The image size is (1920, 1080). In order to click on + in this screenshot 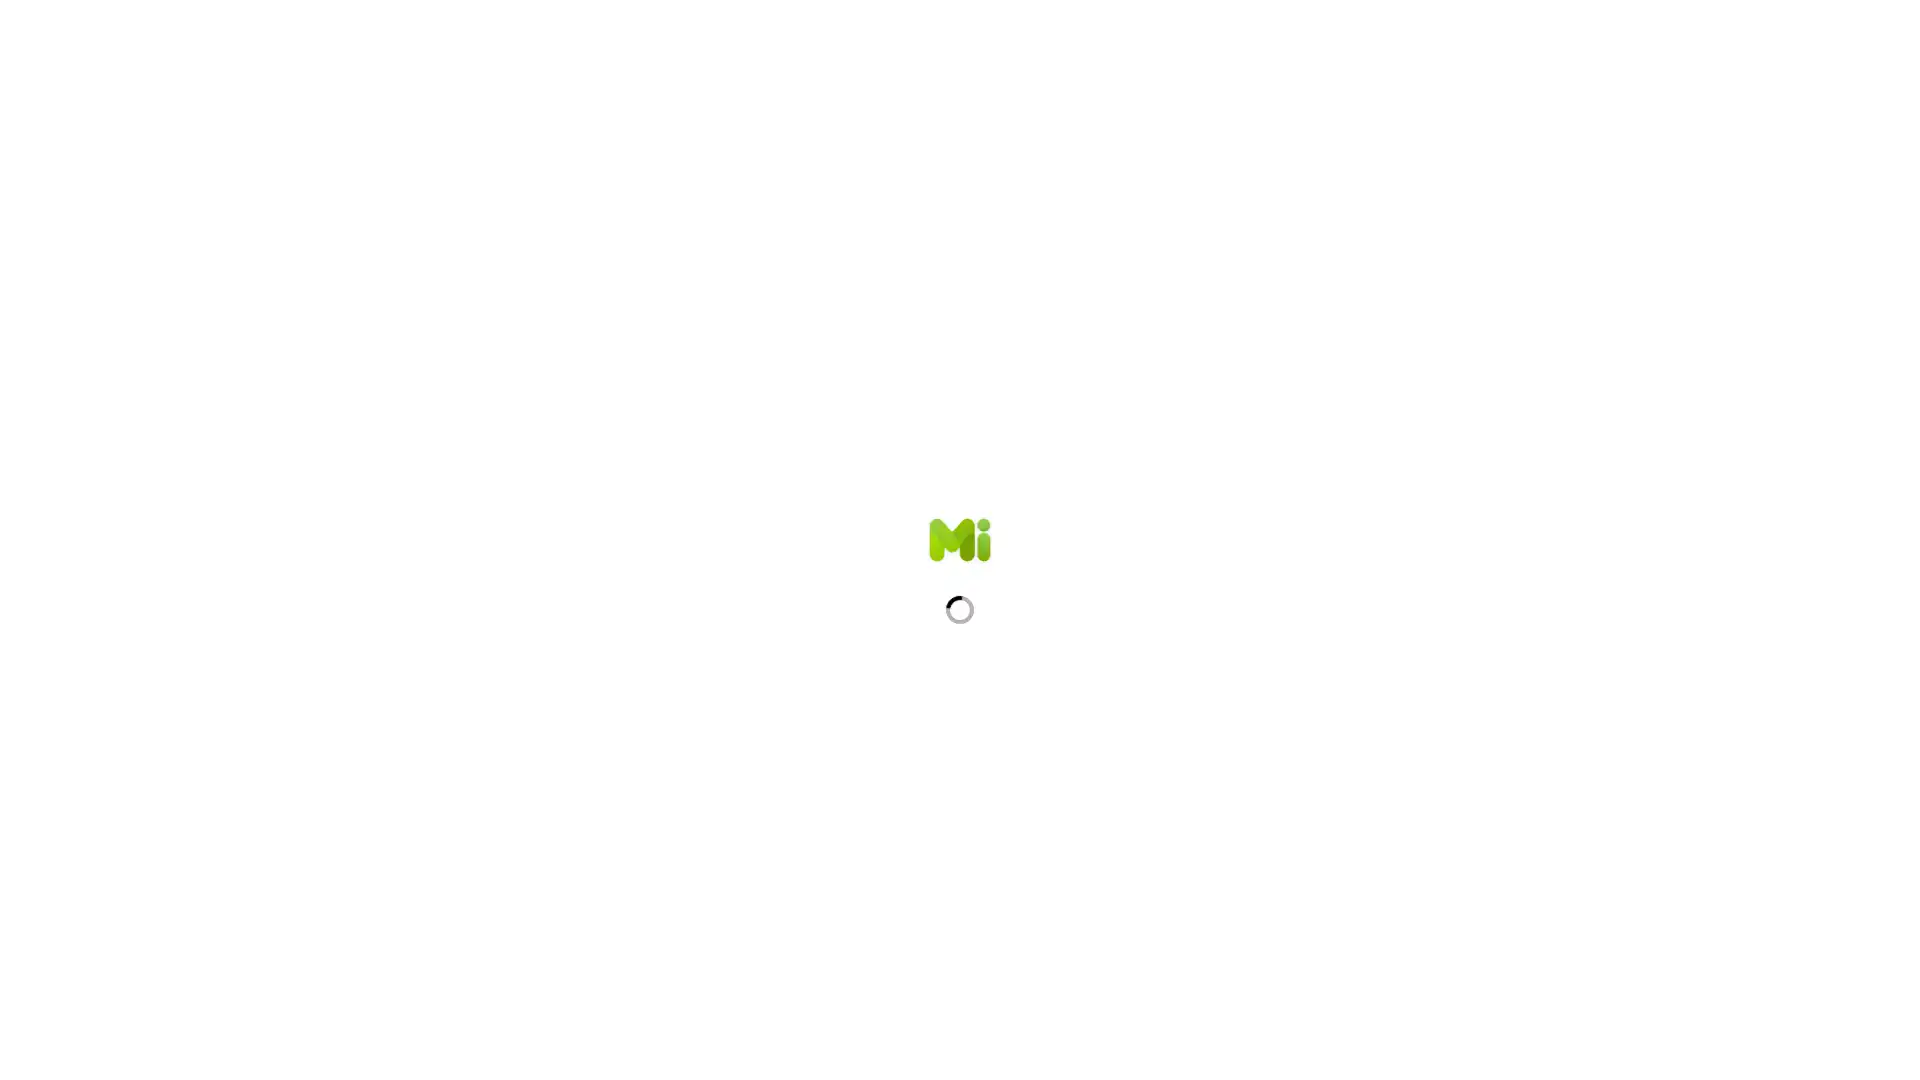, I will do `click(762, 690)`.